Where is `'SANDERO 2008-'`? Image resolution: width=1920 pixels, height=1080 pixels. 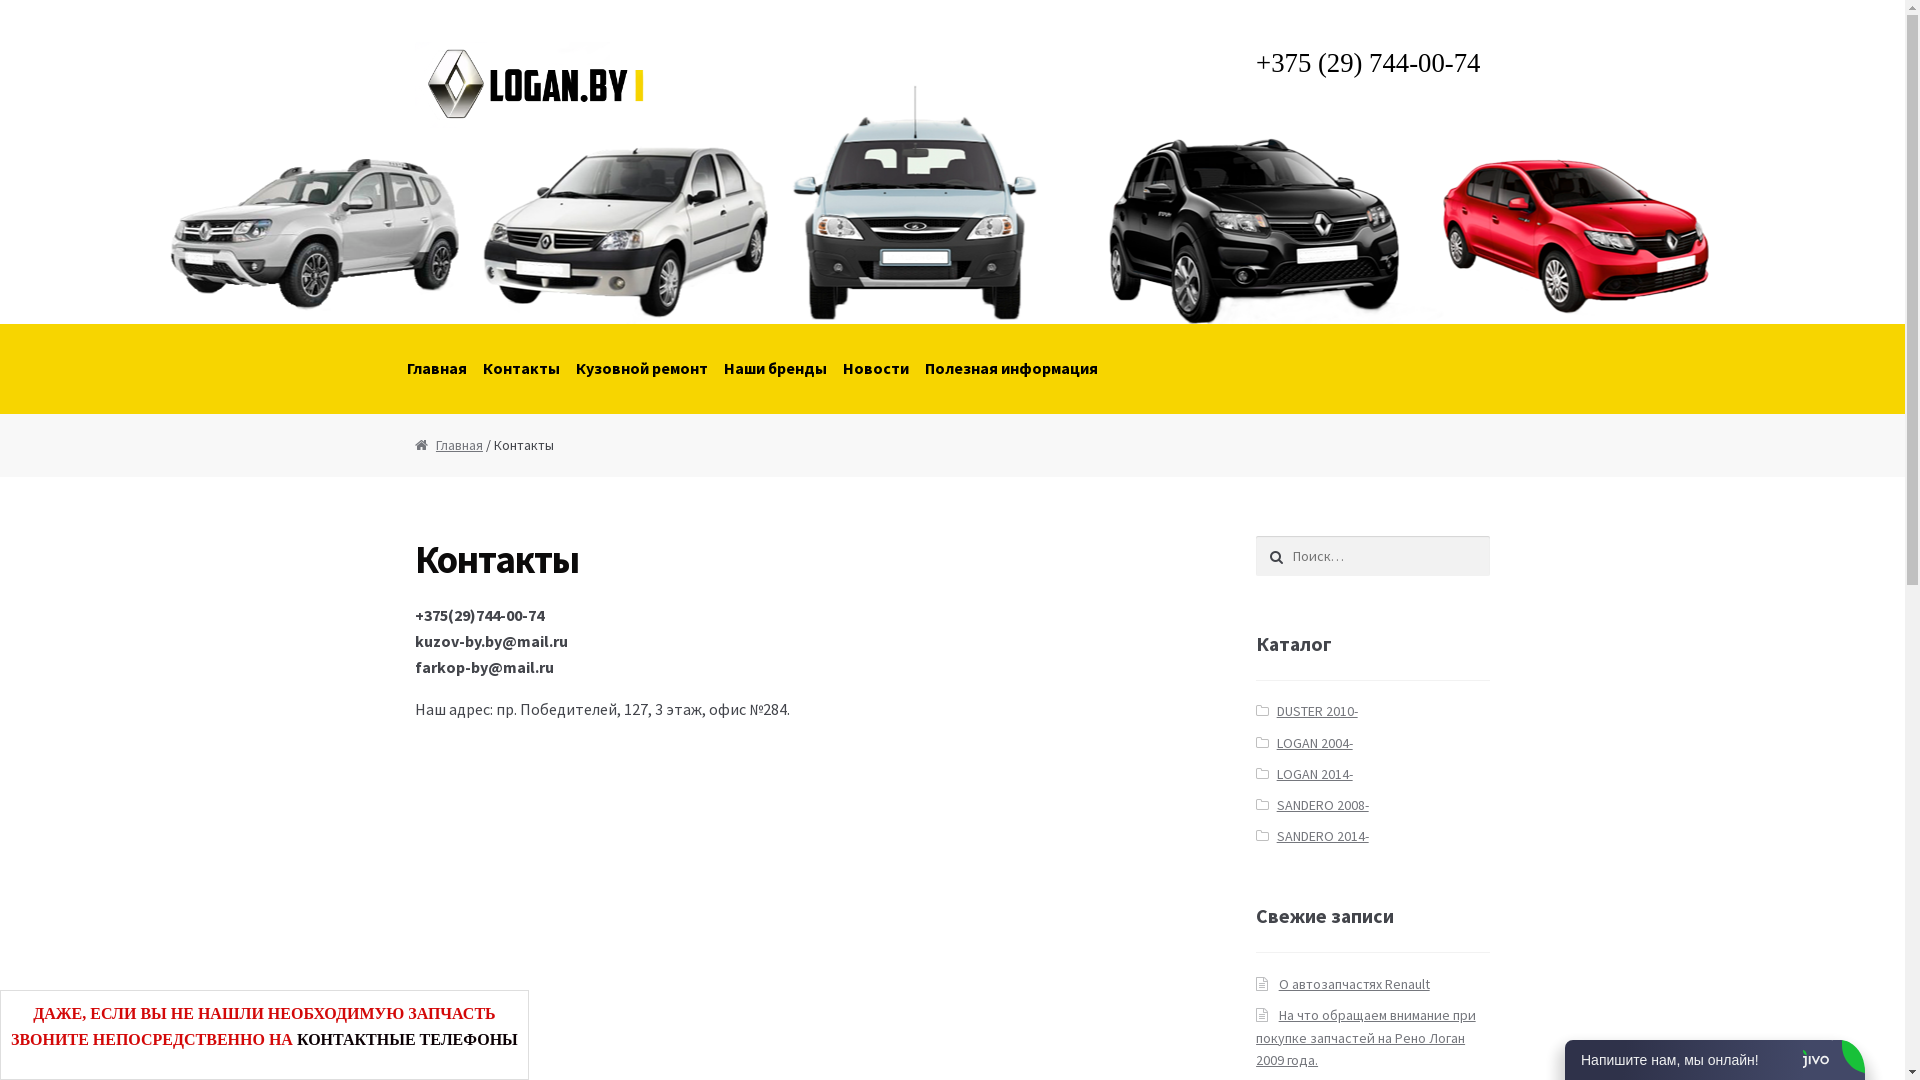
'SANDERO 2008-' is located at coordinates (1323, 804).